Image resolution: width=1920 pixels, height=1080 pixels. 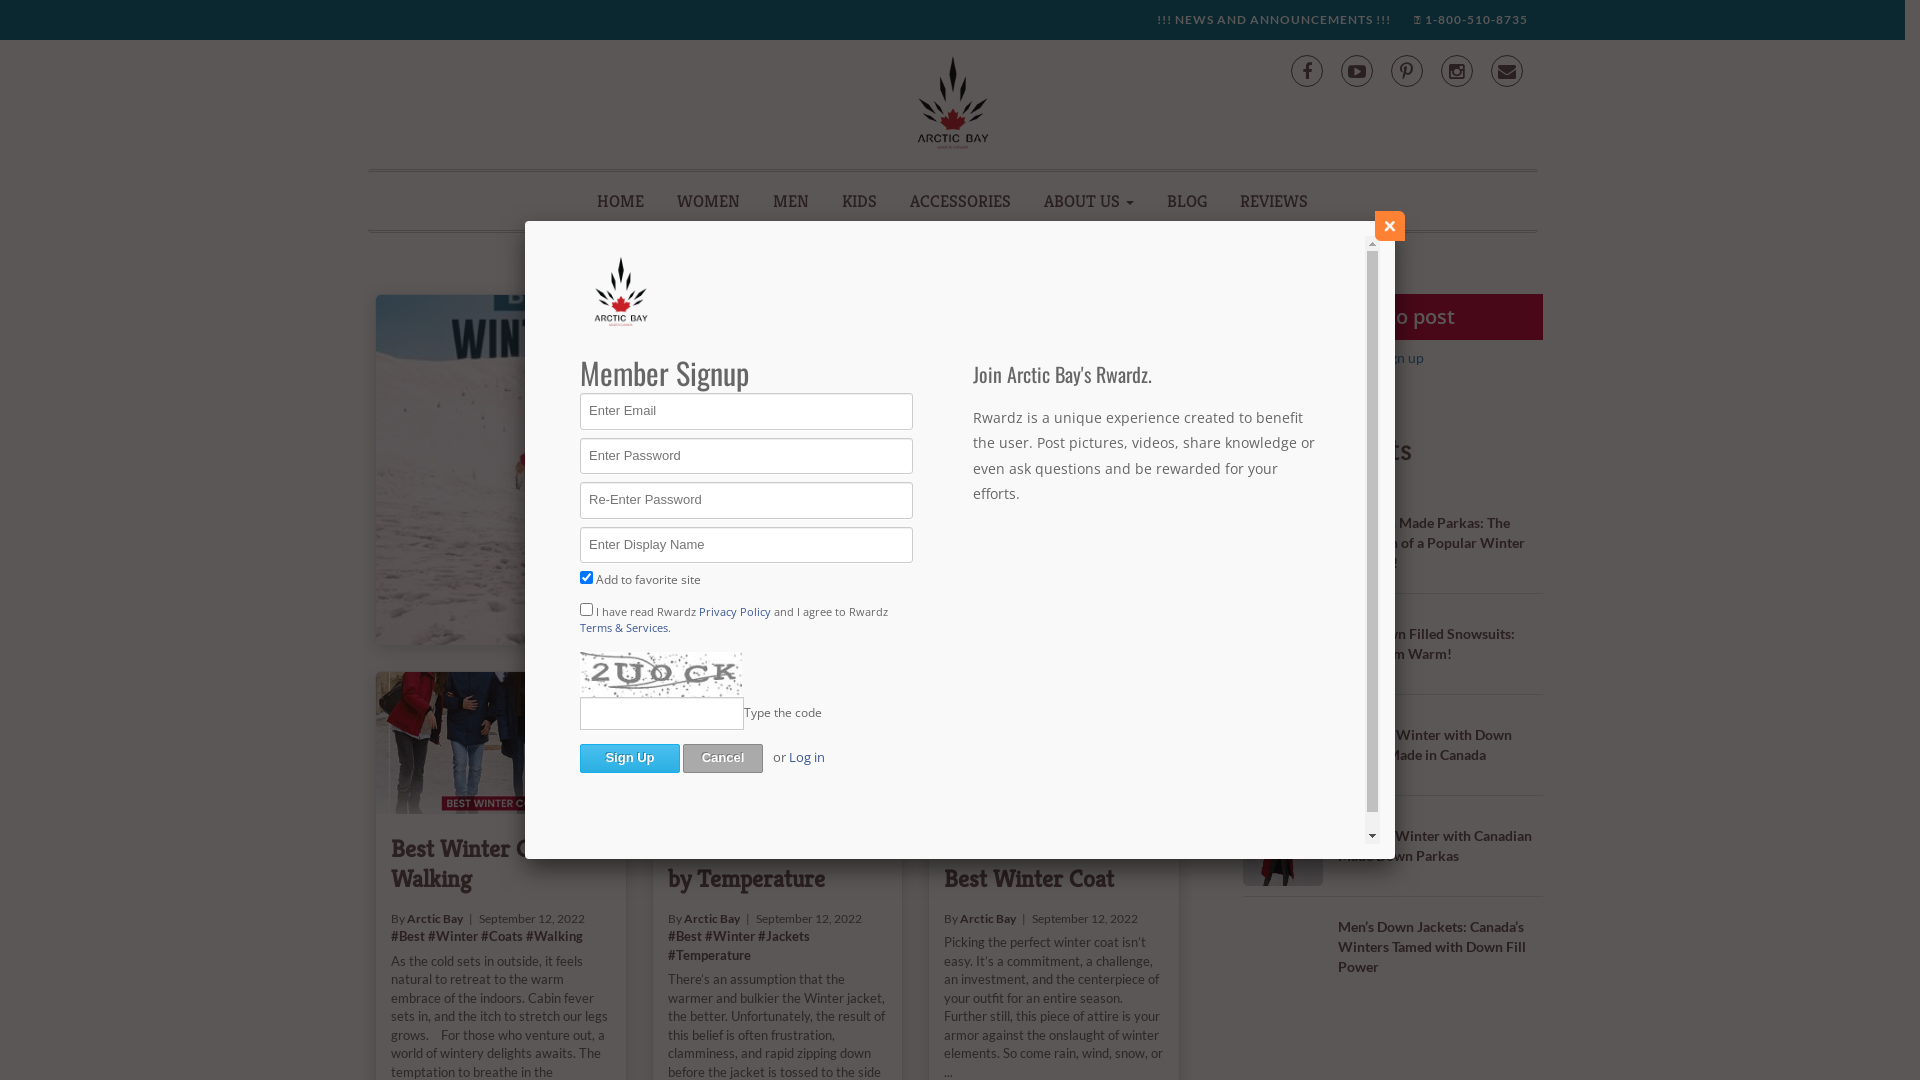 I want to click on '#Jackets', so click(x=757, y=936).